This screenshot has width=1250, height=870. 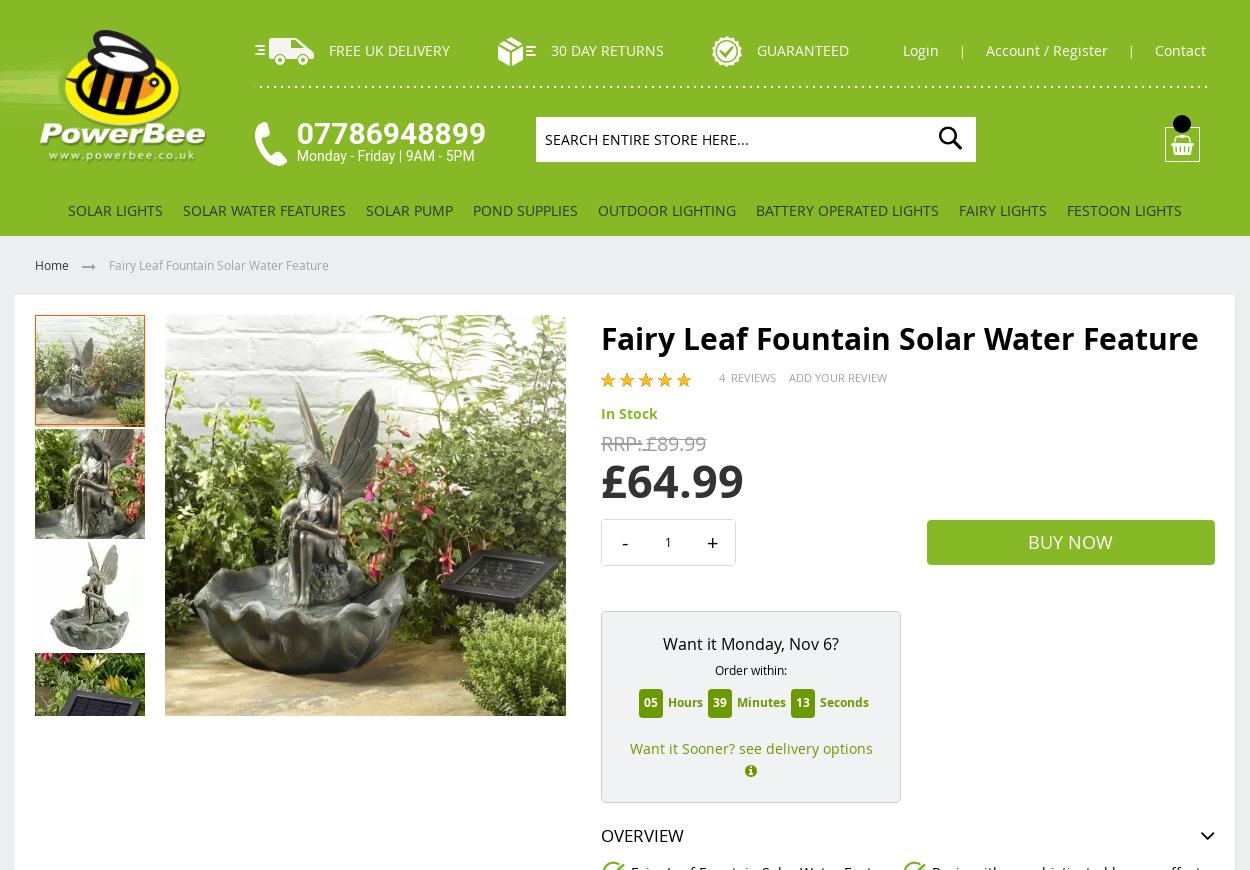 What do you see at coordinates (53, 265) in the screenshot?
I see `'Home'` at bounding box center [53, 265].